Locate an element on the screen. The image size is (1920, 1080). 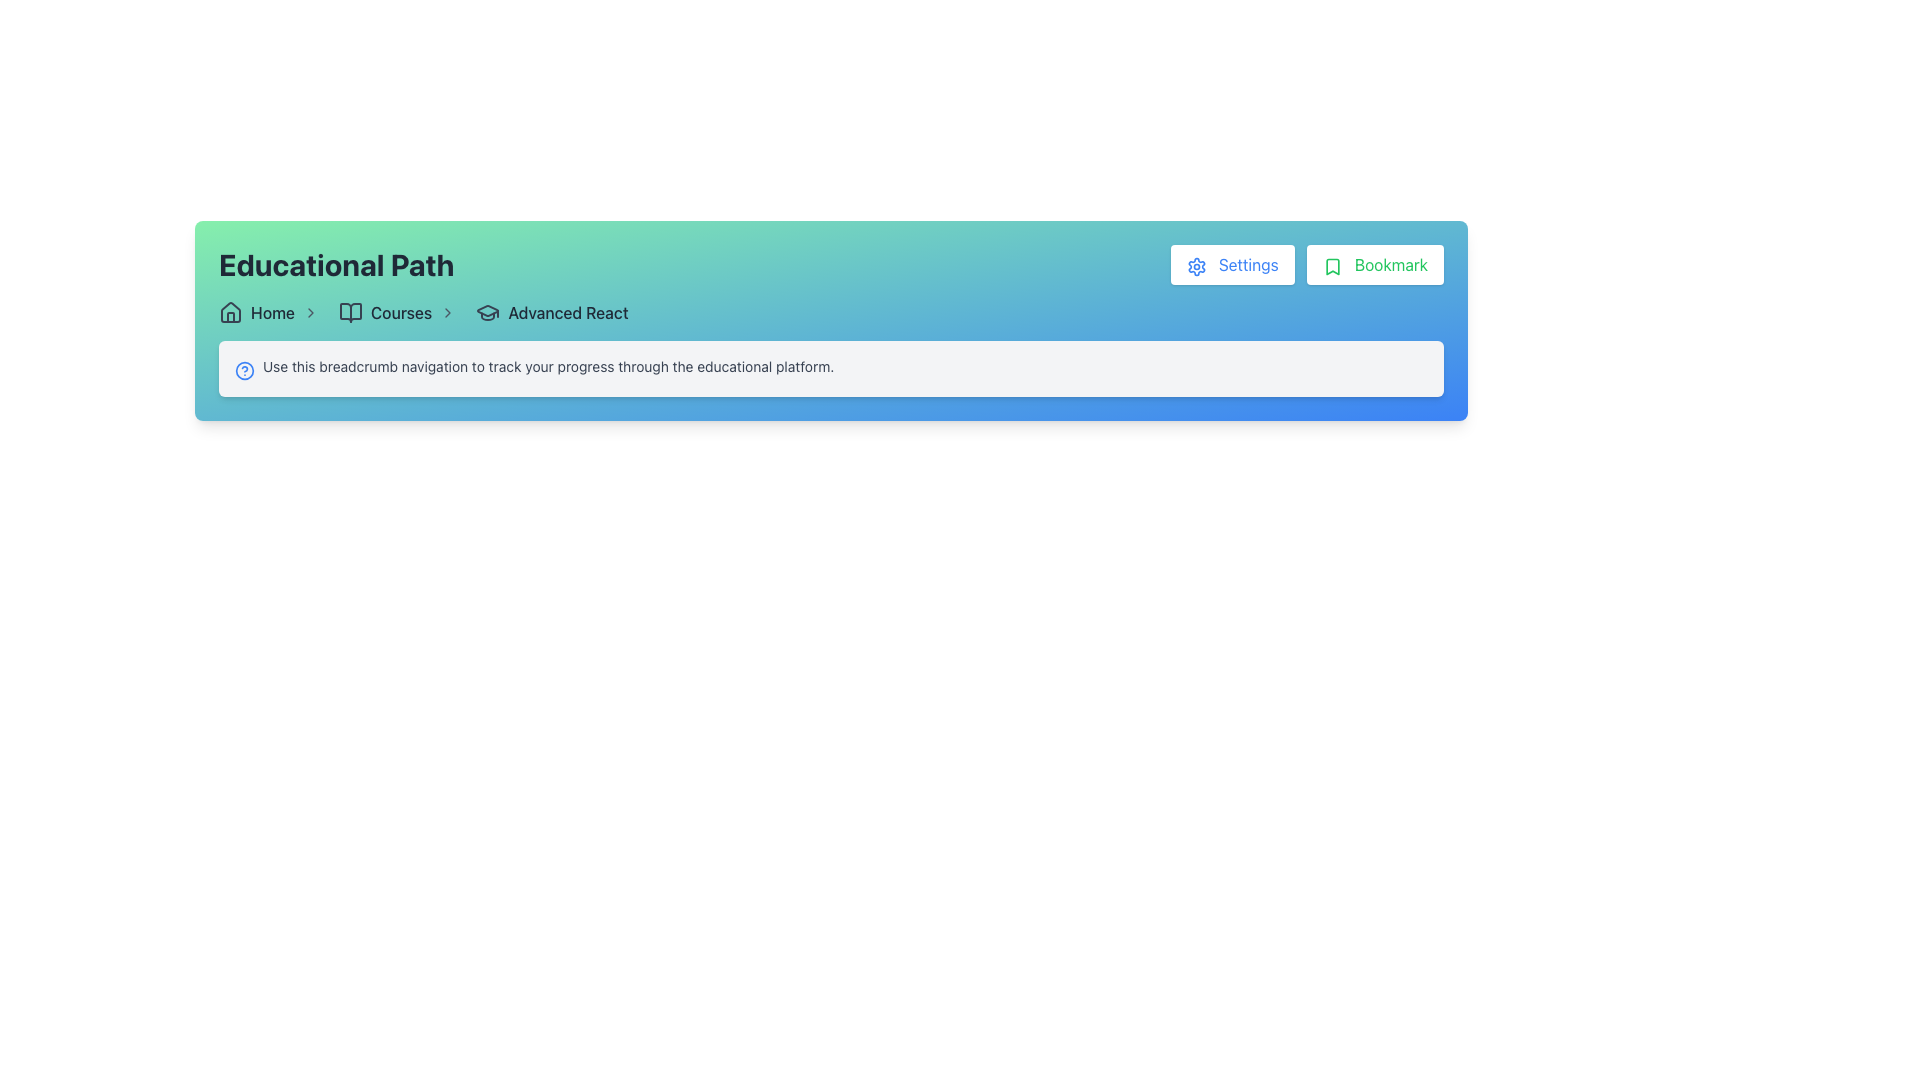
the bookmark icon located in the rightmost section of the top navigation bar is located at coordinates (1332, 265).